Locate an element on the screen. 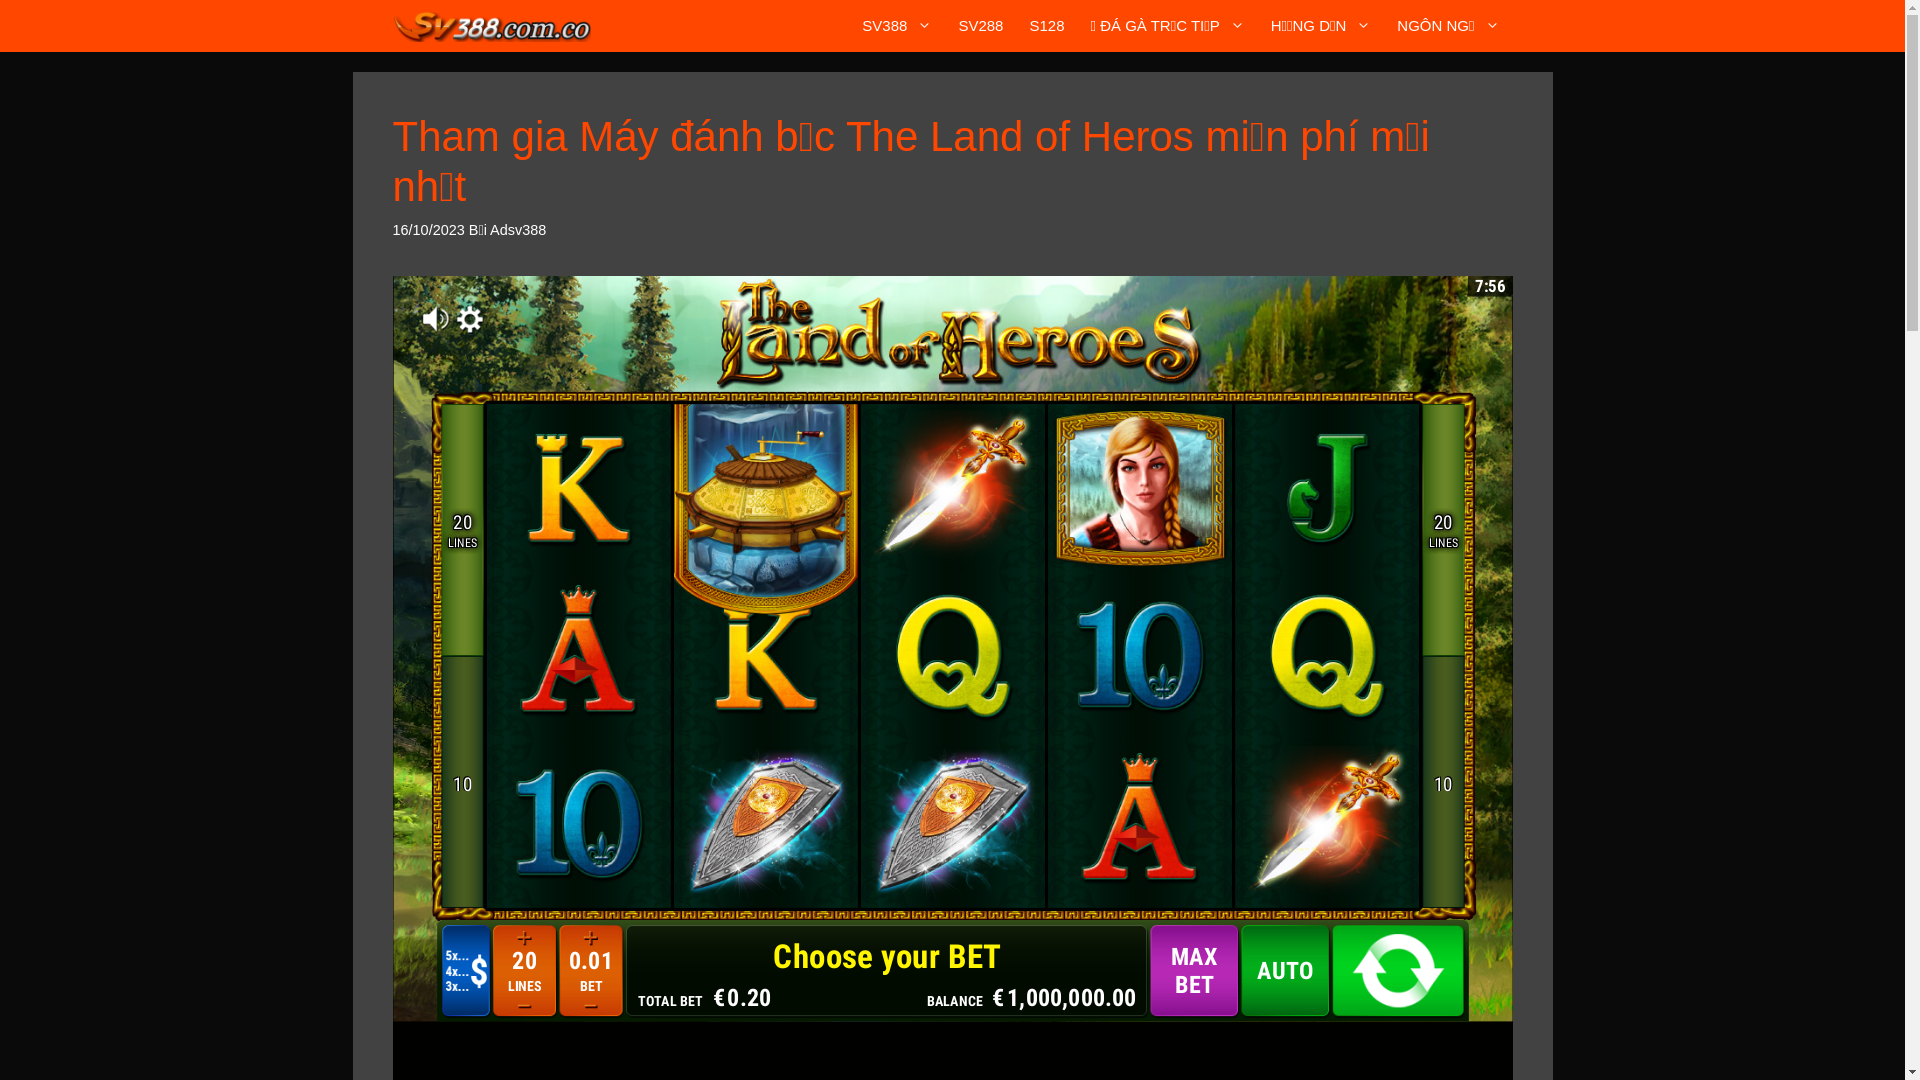  'SV388' is located at coordinates (896, 26).